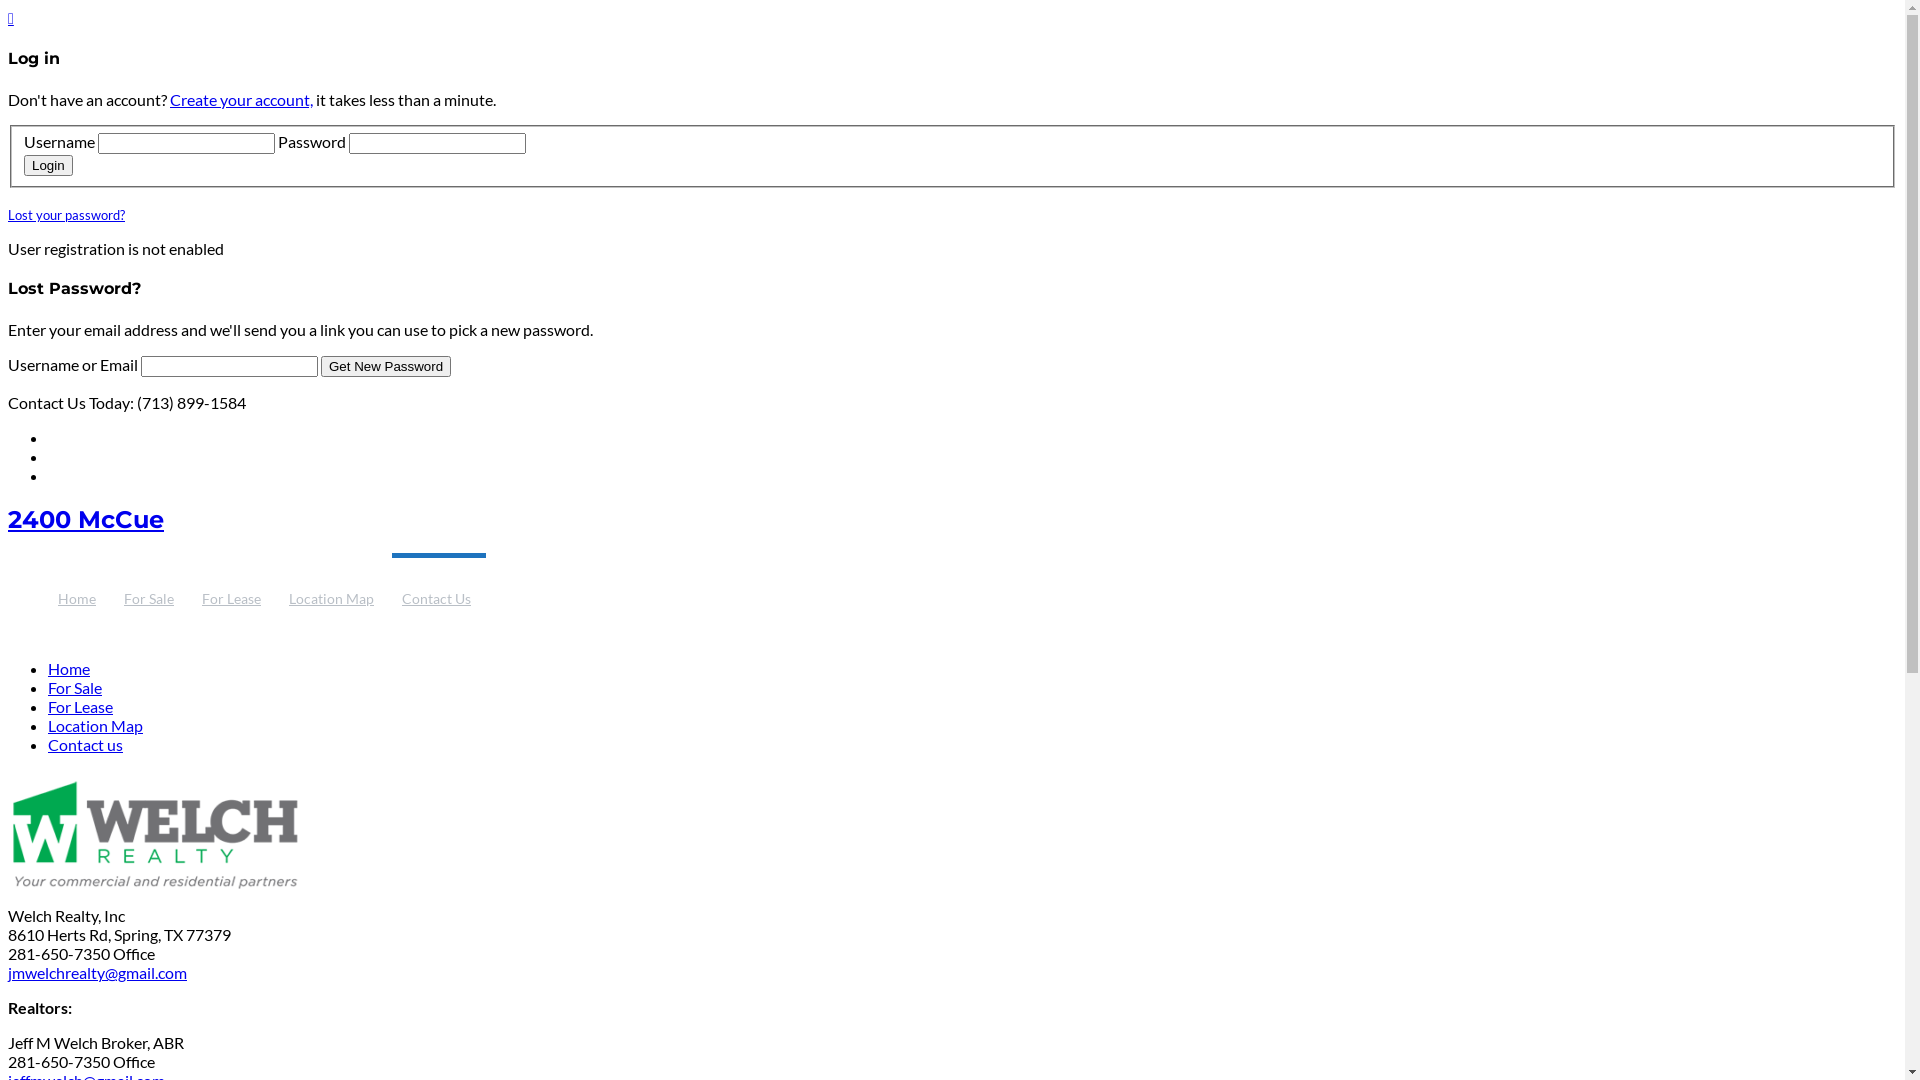  I want to click on 'Home', so click(79, 586).